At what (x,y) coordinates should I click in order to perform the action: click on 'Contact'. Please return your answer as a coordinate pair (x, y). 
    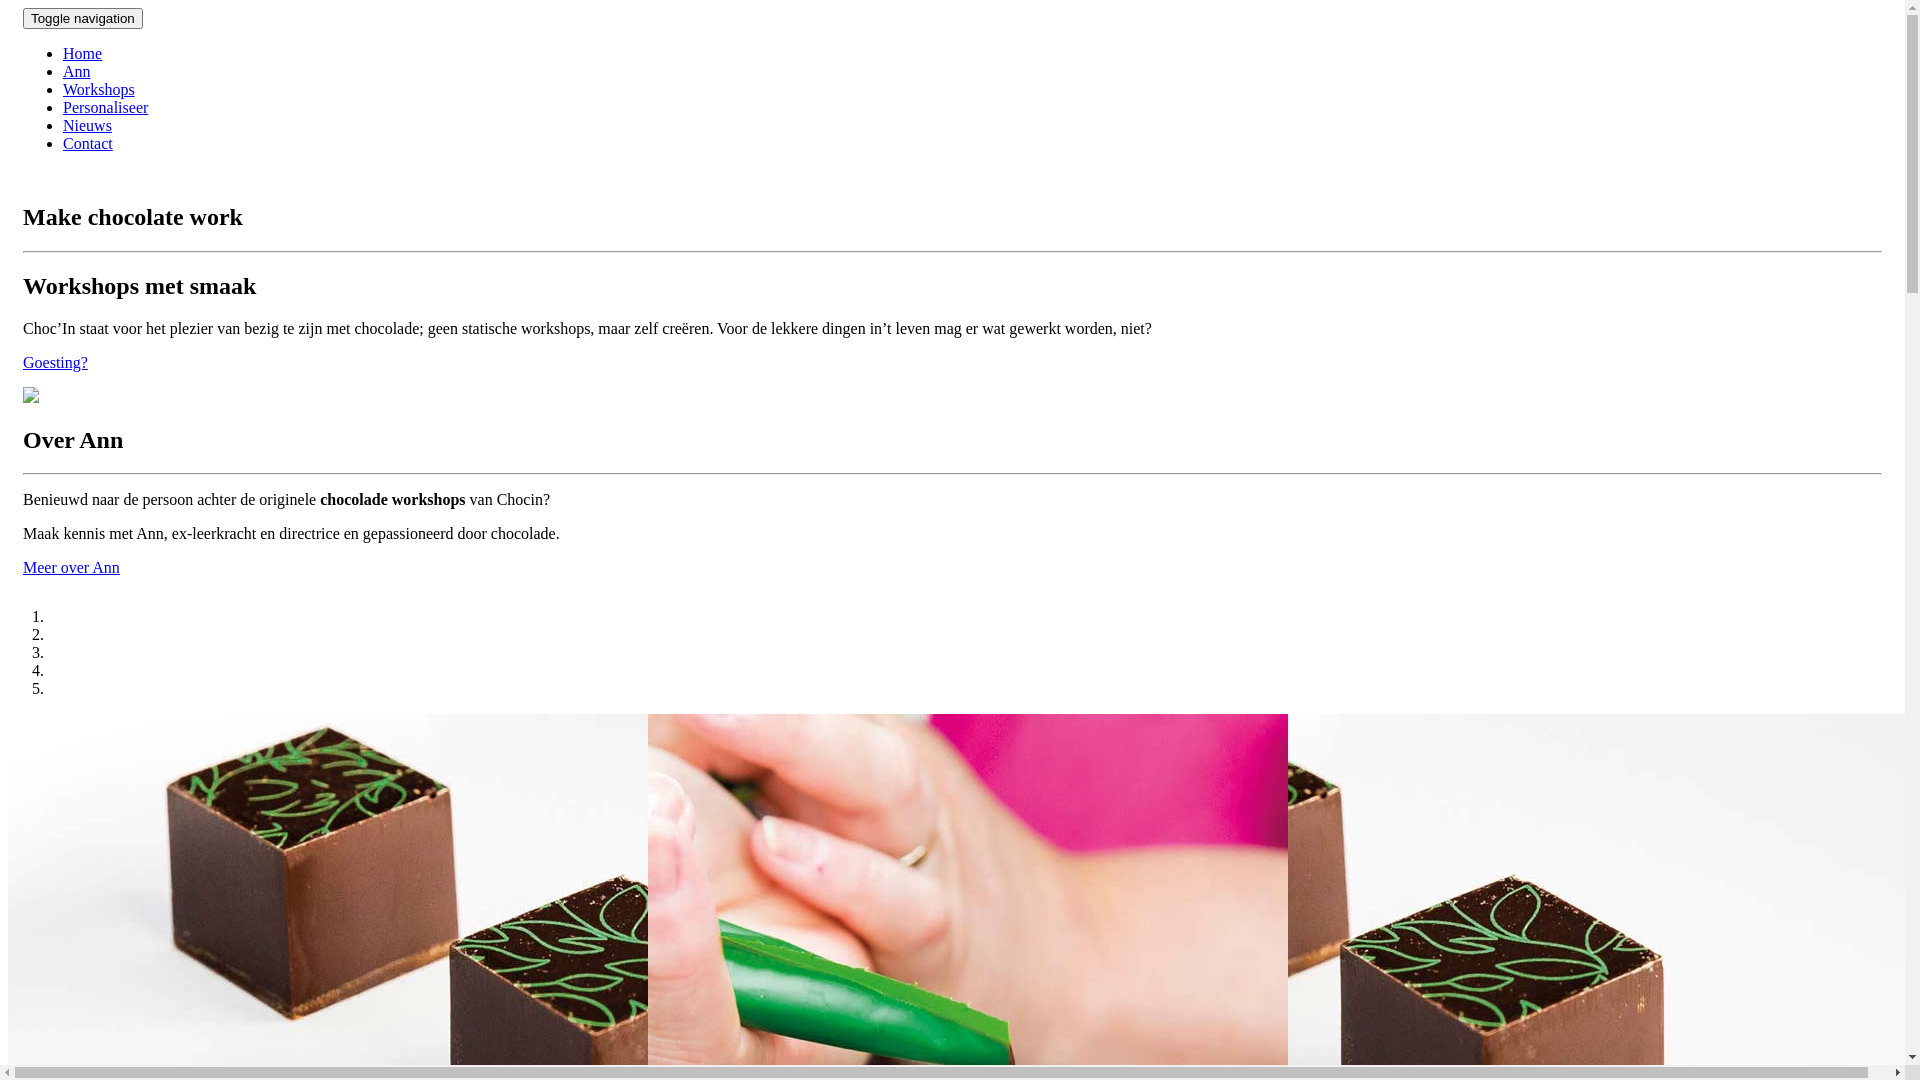
    Looking at the image, I should click on (86, 142).